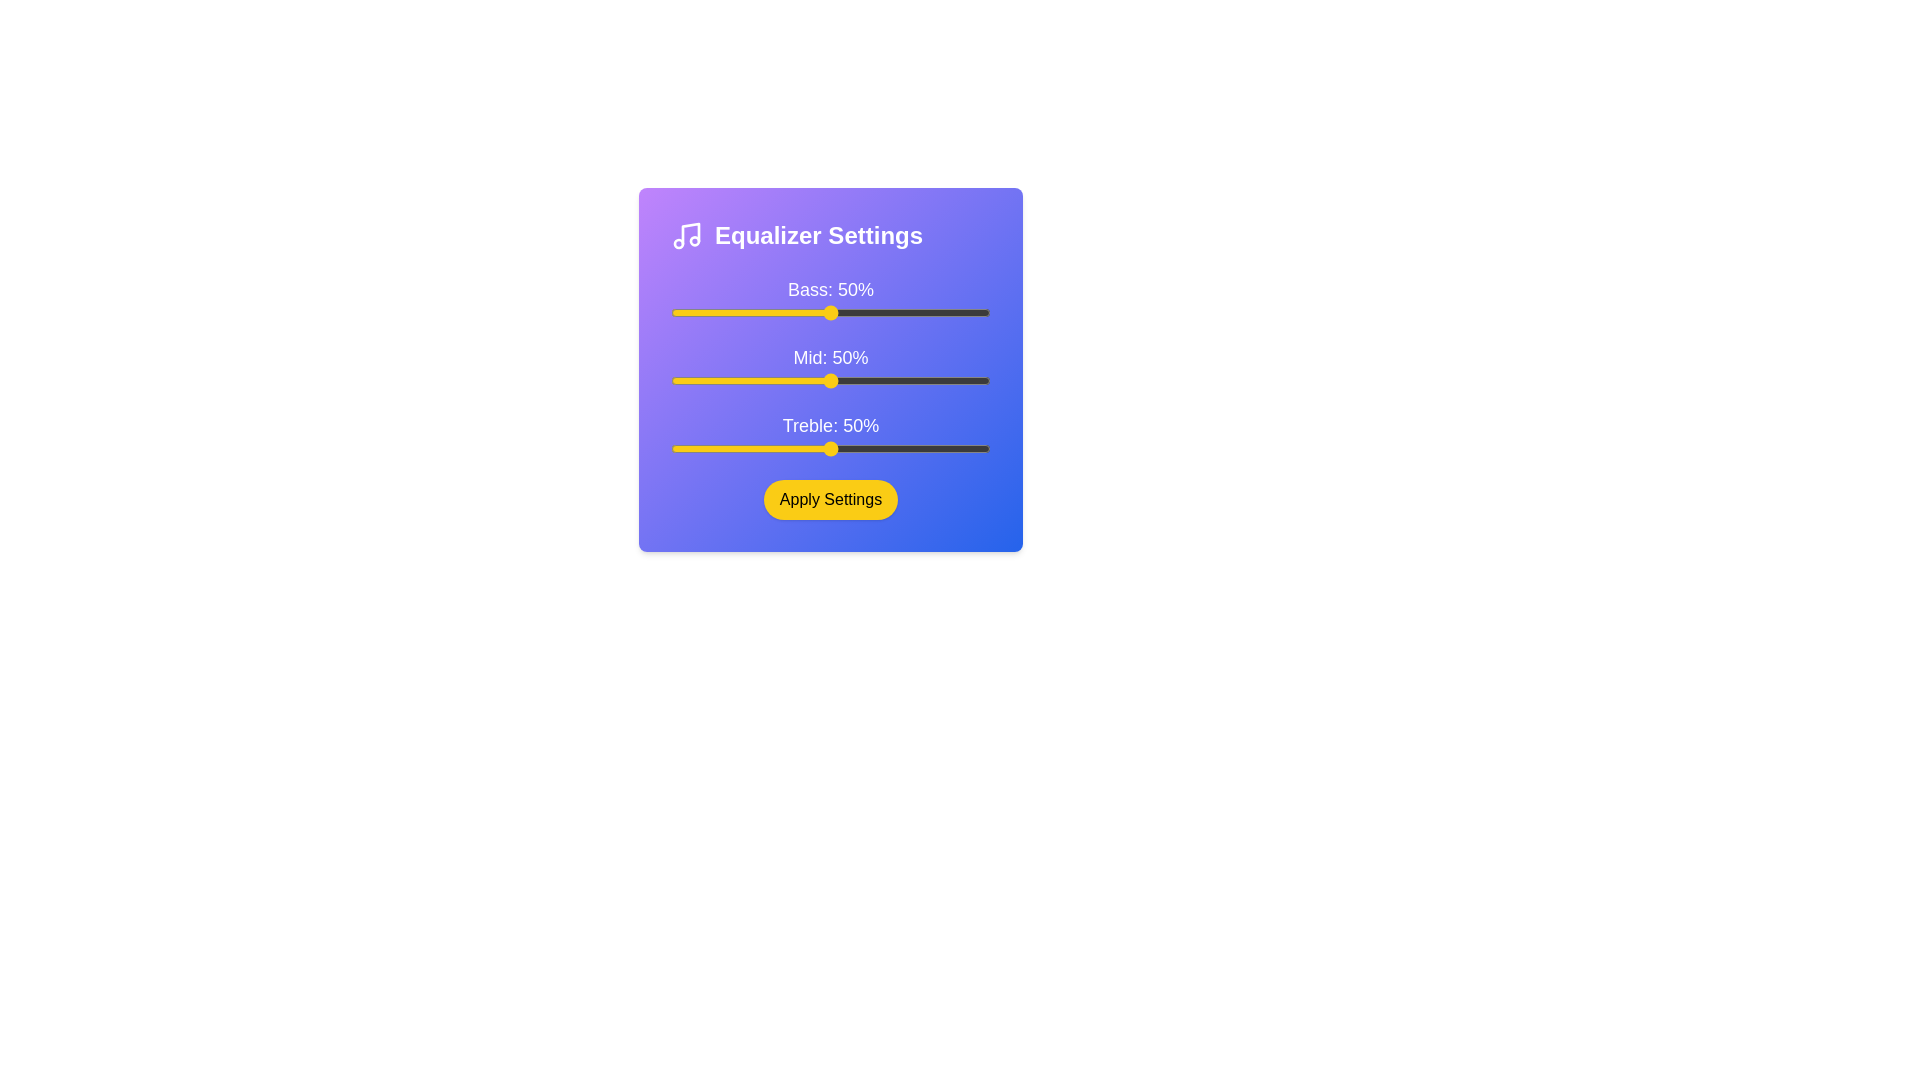 Image resolution: width=1920 pixels, height=1080 pixels. I want to click on the 1 slider to 44%, so click(971, 381).